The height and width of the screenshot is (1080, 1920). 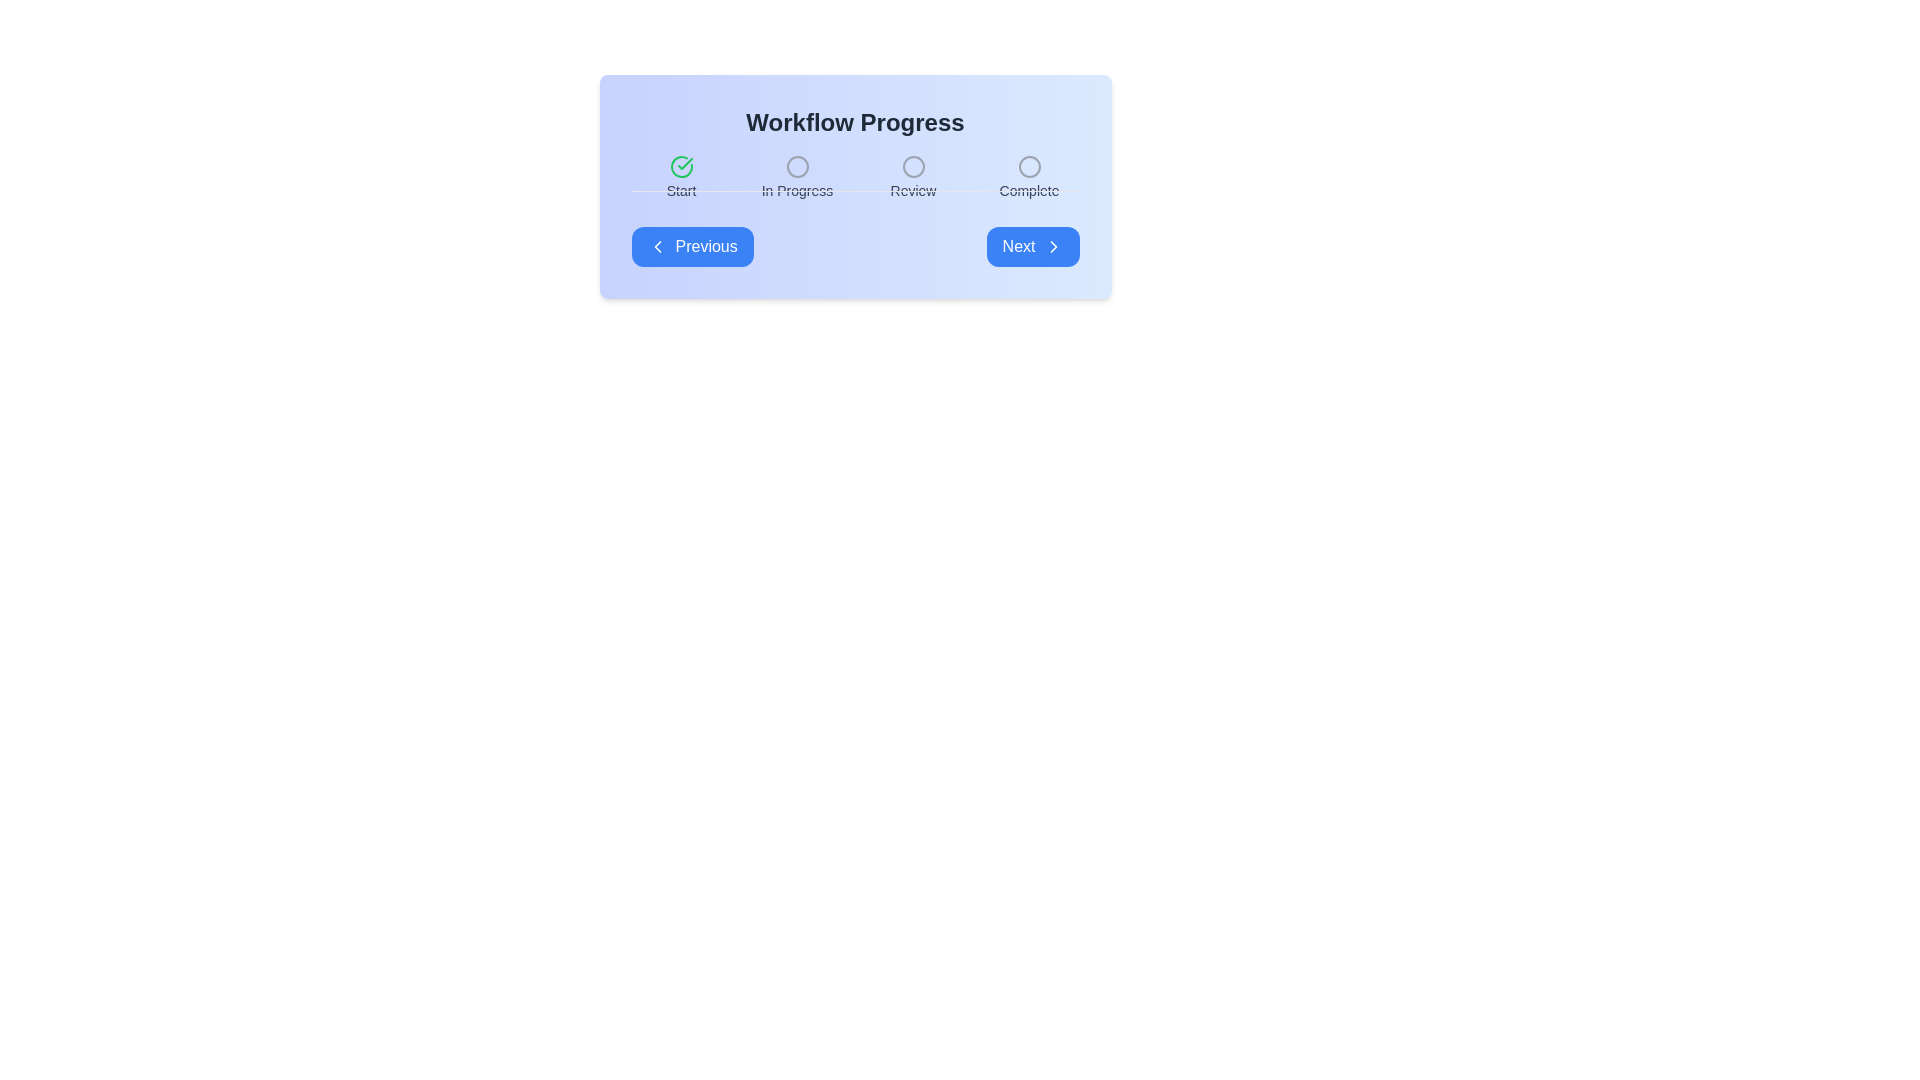 What do you see at coordinates (692, 245) in the screenshot?
I see `the 'Previous' button located at the bottom-left corner of the progress tracker area to receive hover feedback` at bounding box center [692, 245].